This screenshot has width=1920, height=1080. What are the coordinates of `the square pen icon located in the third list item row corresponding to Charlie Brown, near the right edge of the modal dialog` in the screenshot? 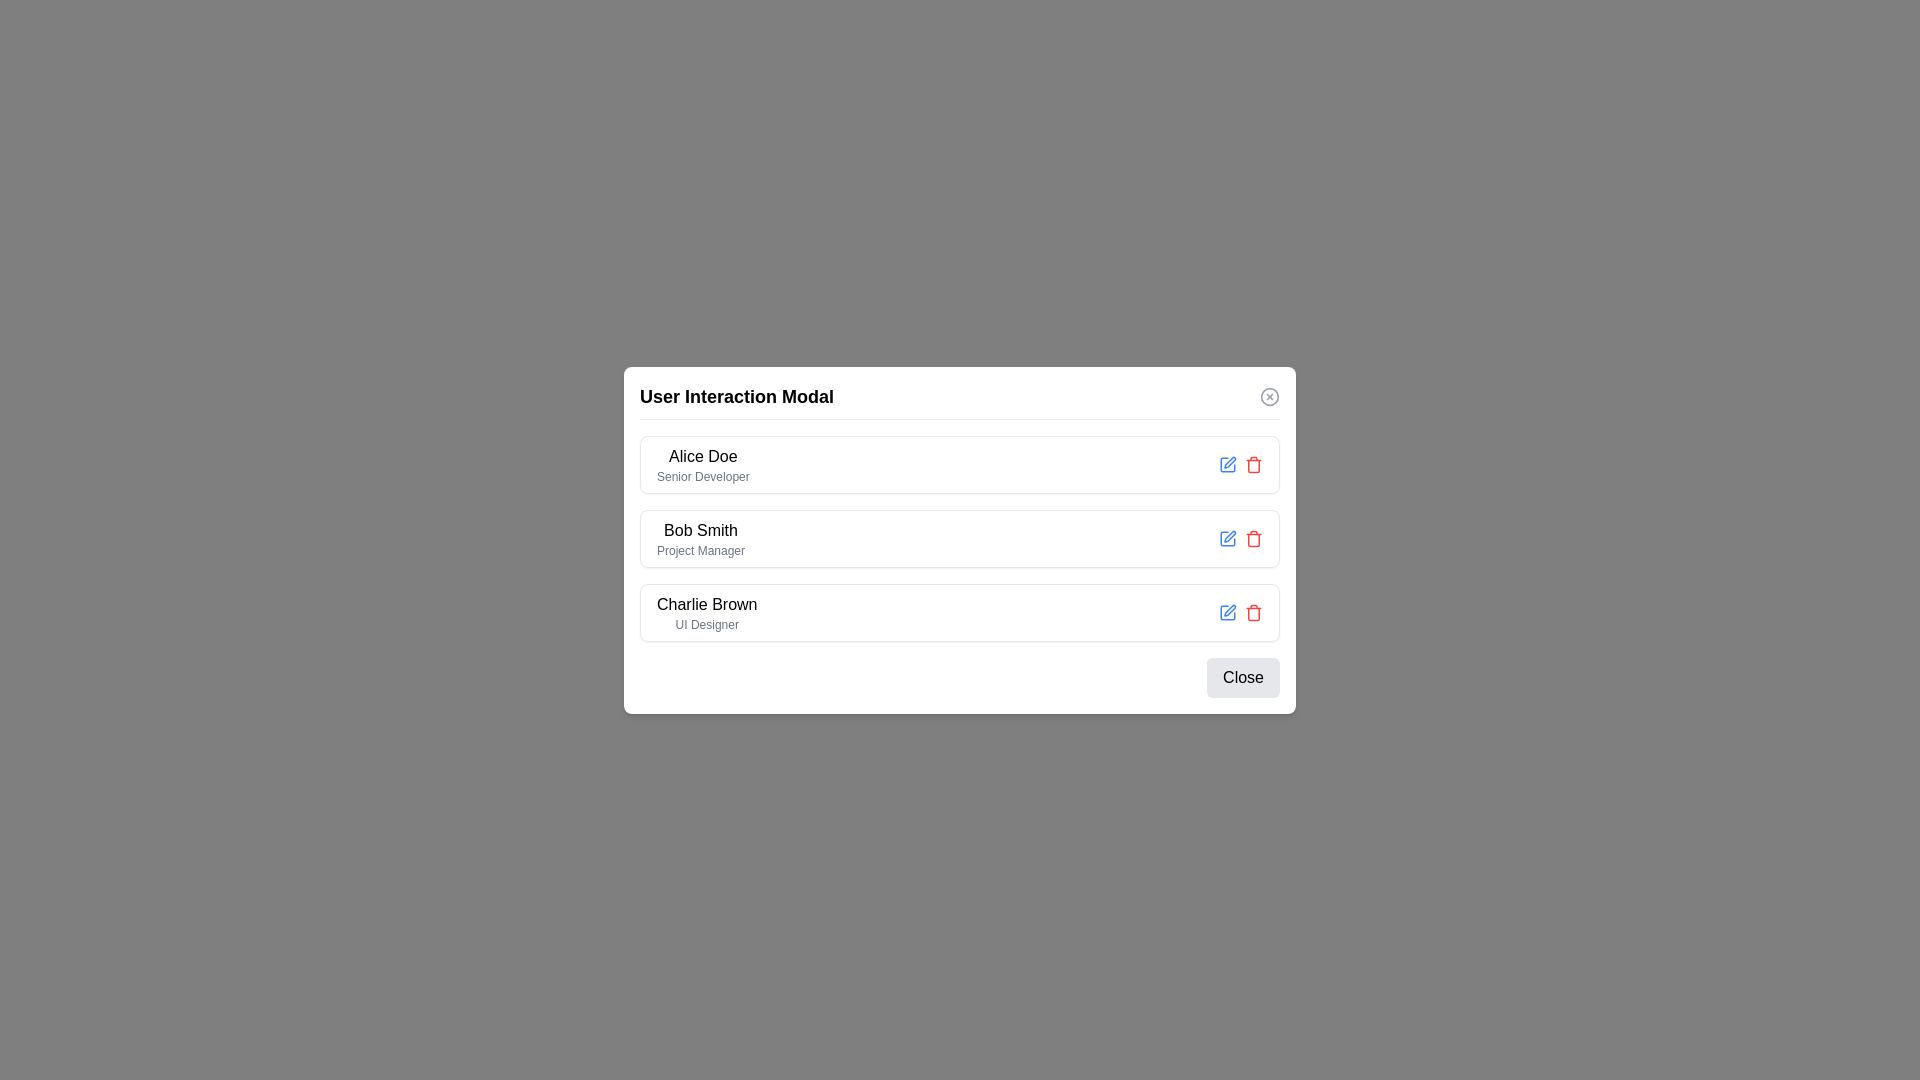 It's located at (1227, 611).